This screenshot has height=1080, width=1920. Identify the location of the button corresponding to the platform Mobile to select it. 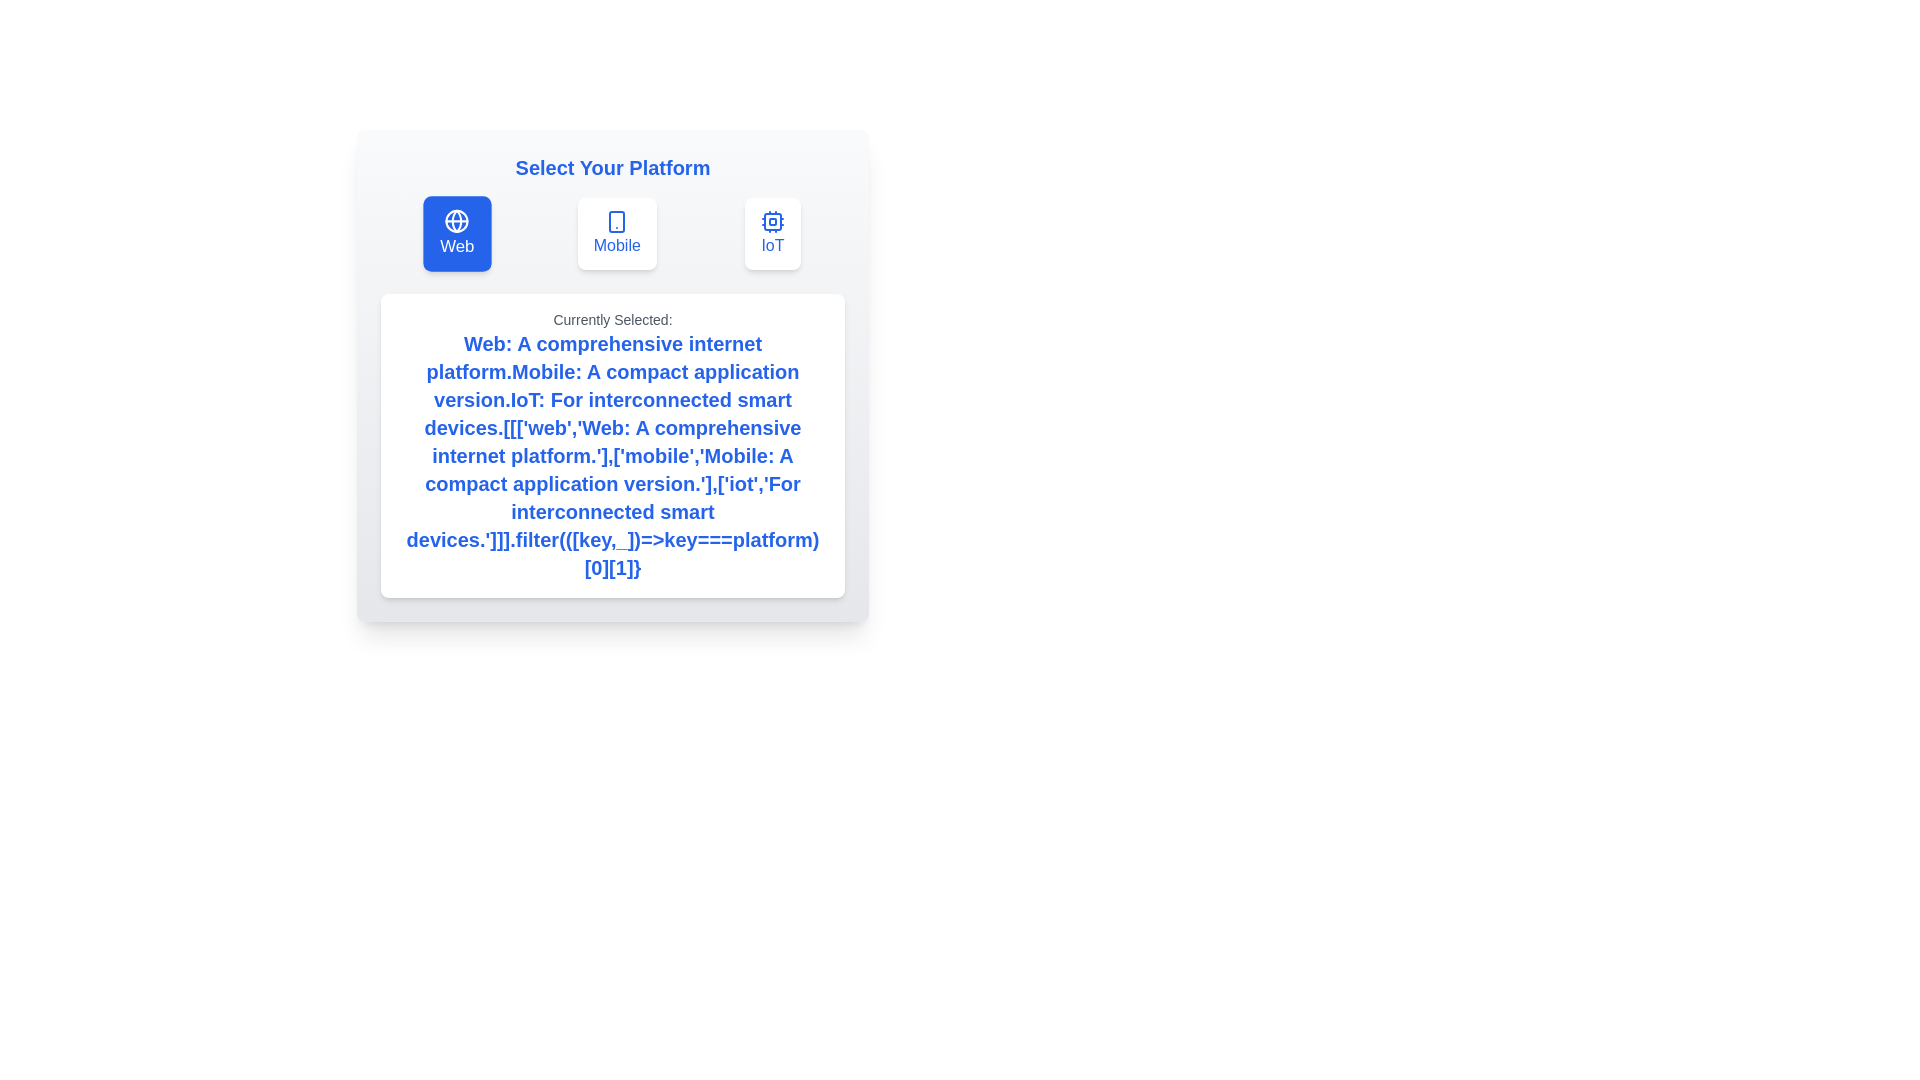
(616, 233).